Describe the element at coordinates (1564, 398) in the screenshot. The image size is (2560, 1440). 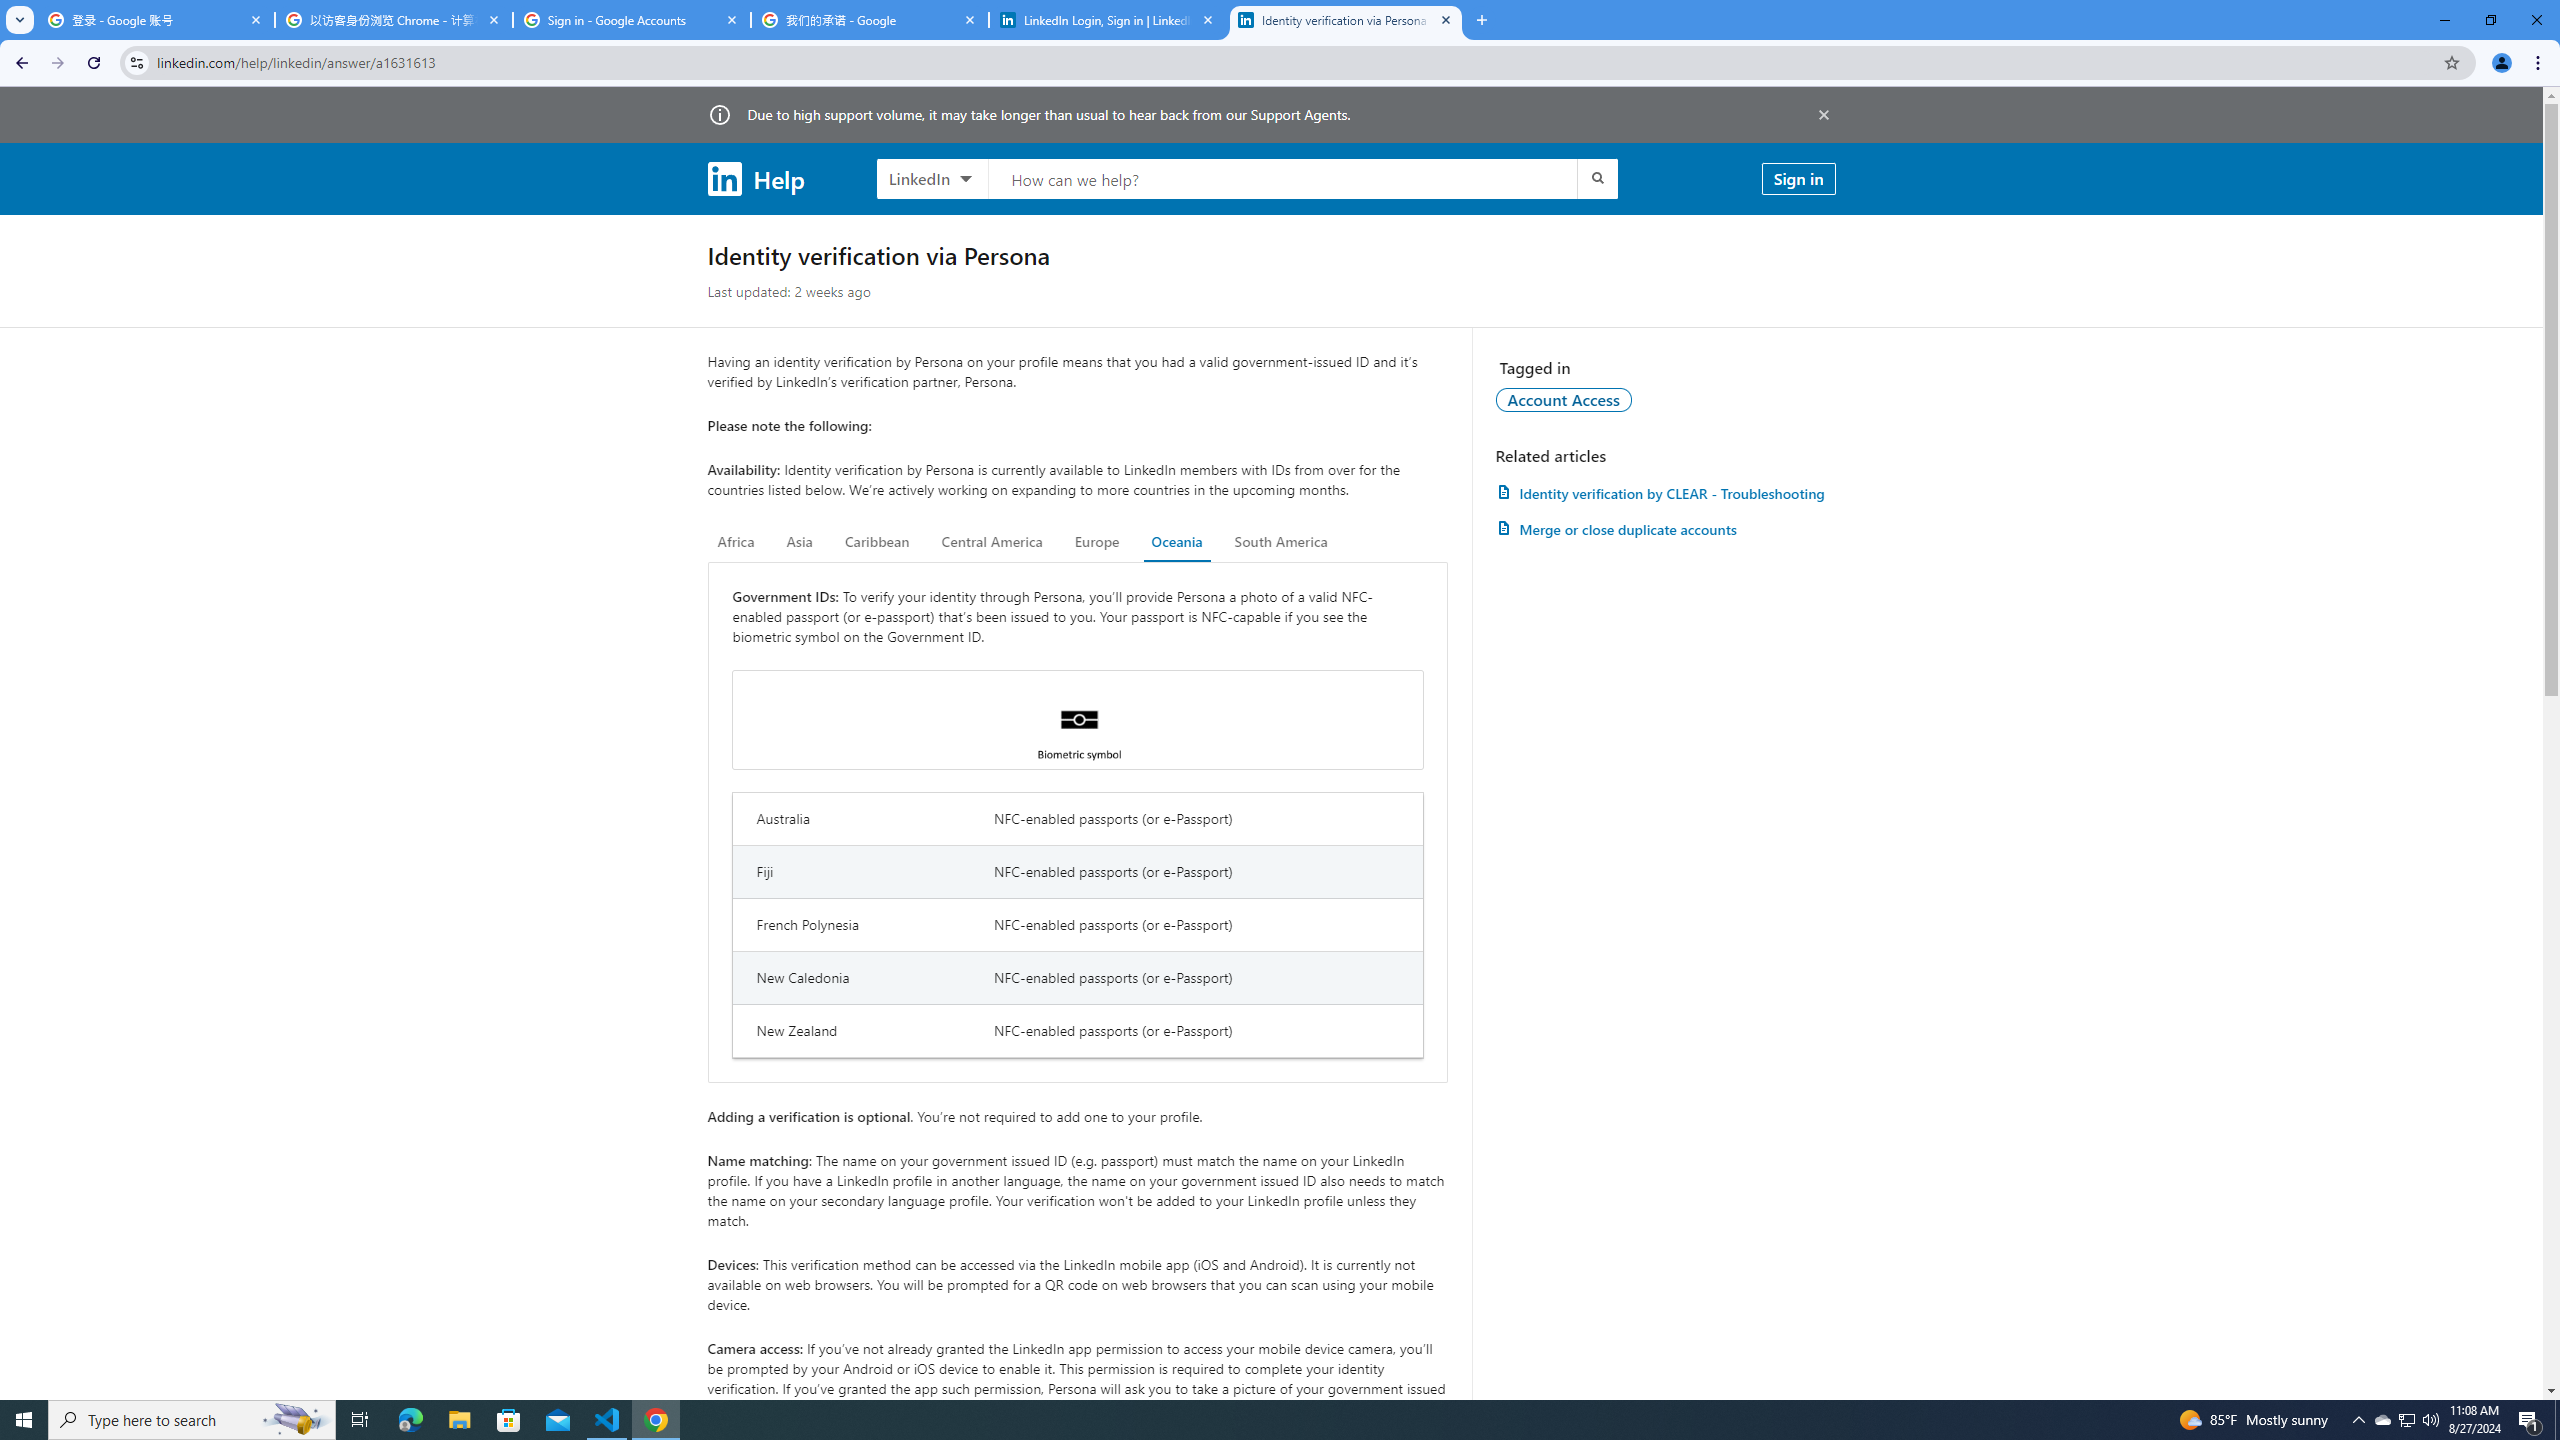
I see `'AutomationID: topic-link-a151002'` at that location.